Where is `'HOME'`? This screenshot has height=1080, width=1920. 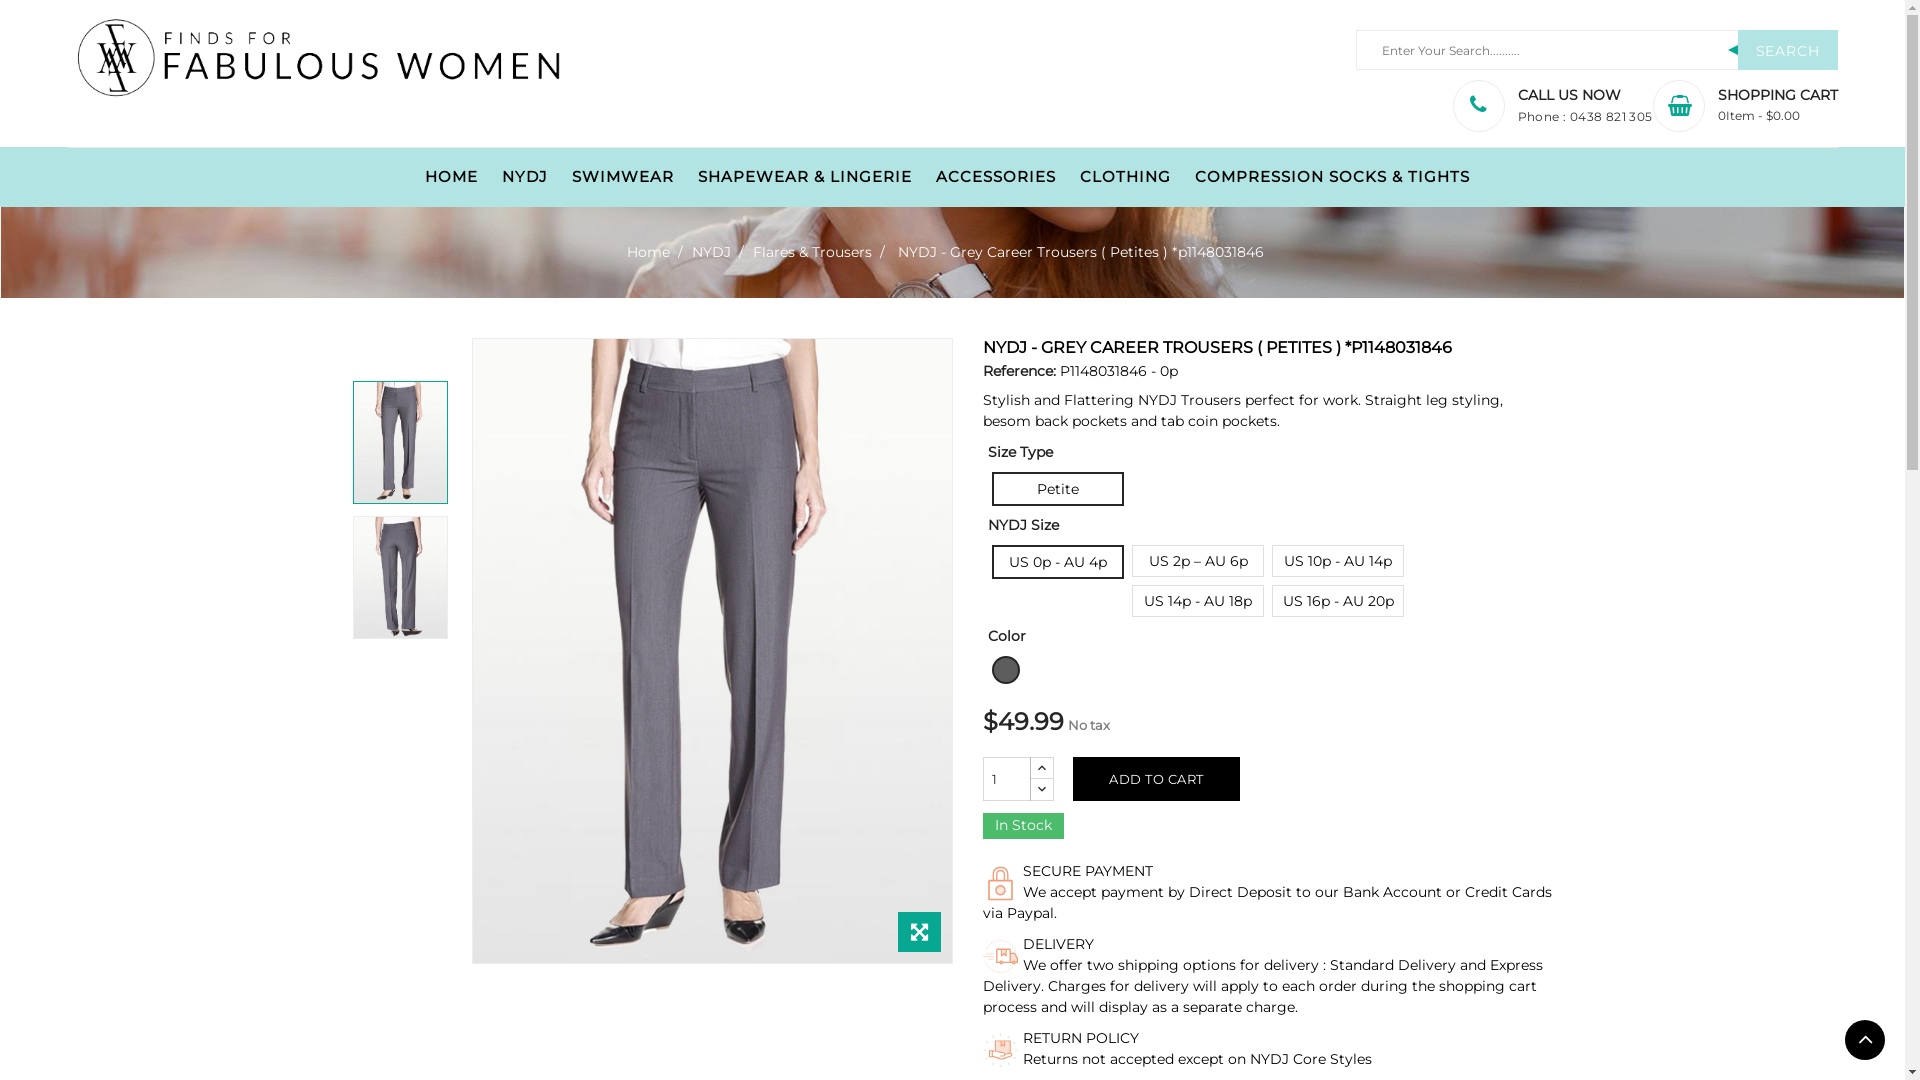 'HOME' is located at coordinates (450, 176).